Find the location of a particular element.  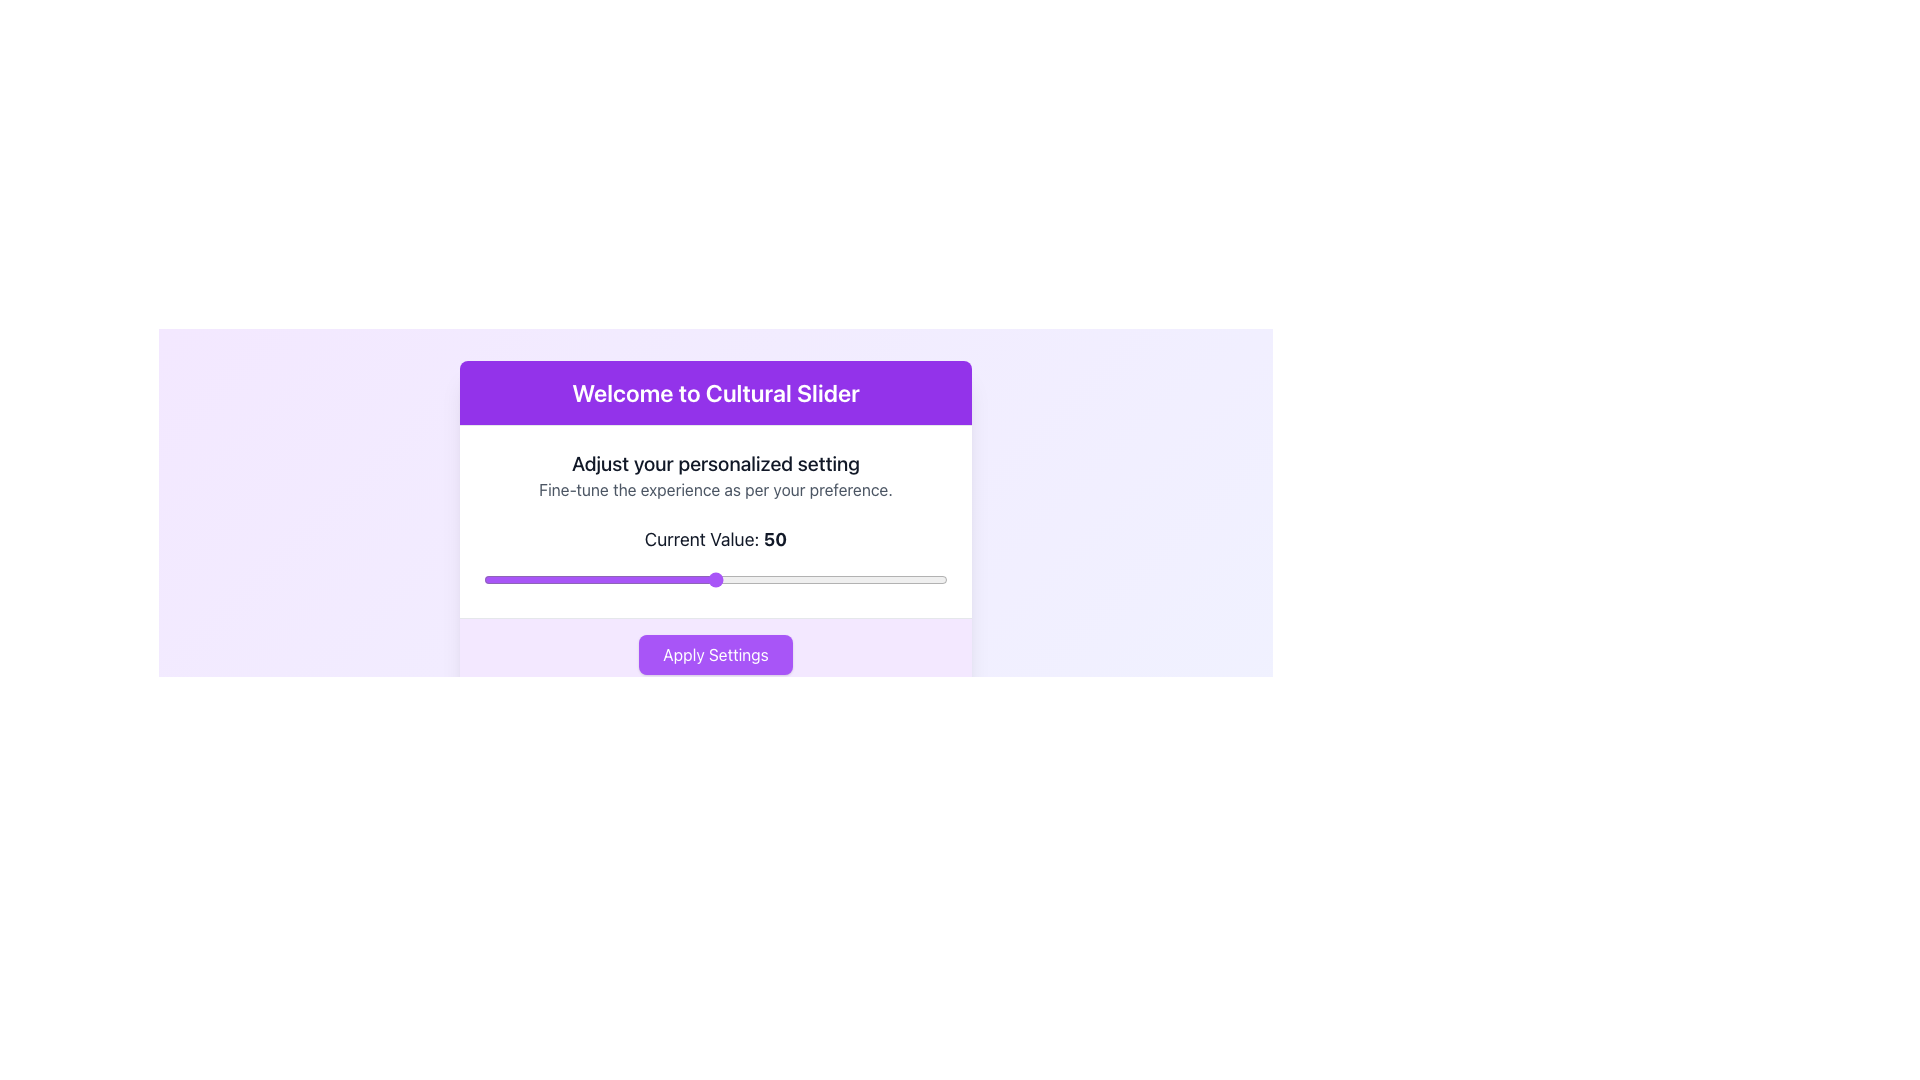

the slider is located at coordinates (521, 579).